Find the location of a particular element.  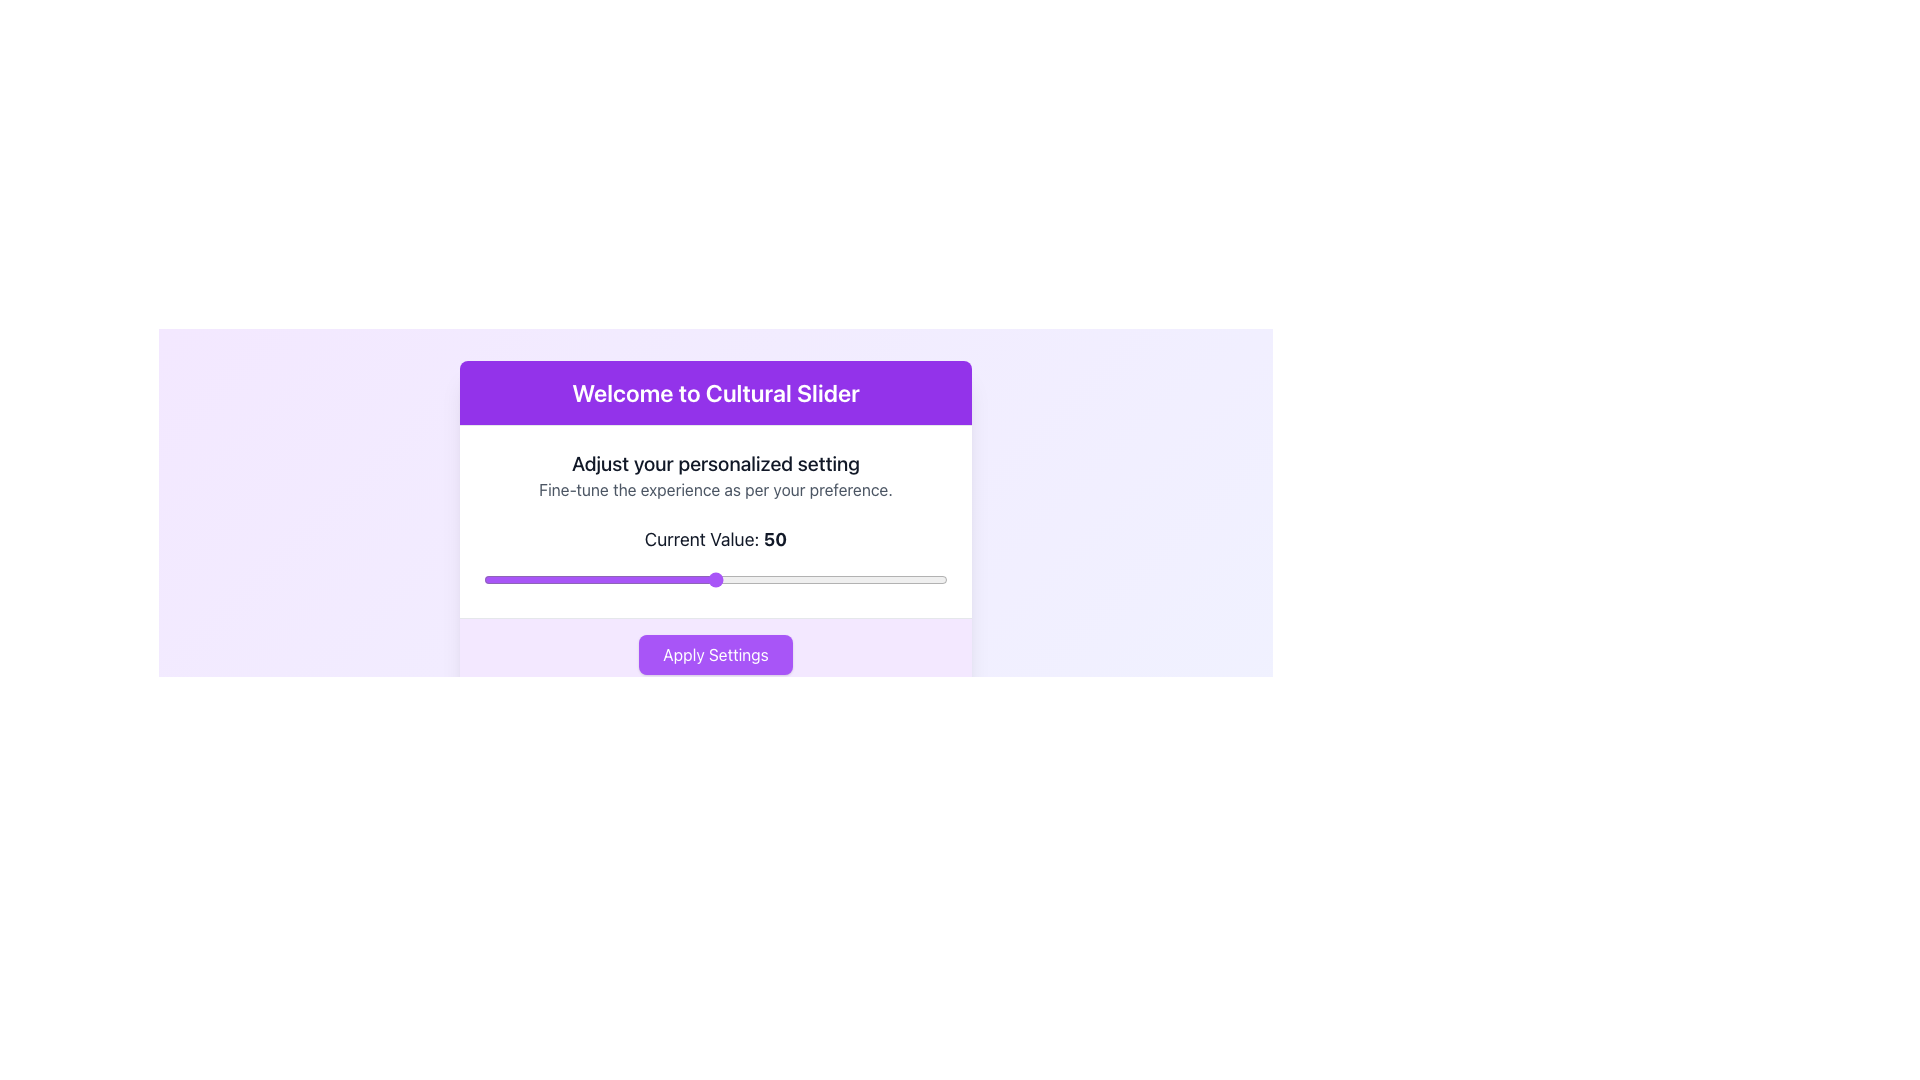

the slider is located at coordinates (521, 579).